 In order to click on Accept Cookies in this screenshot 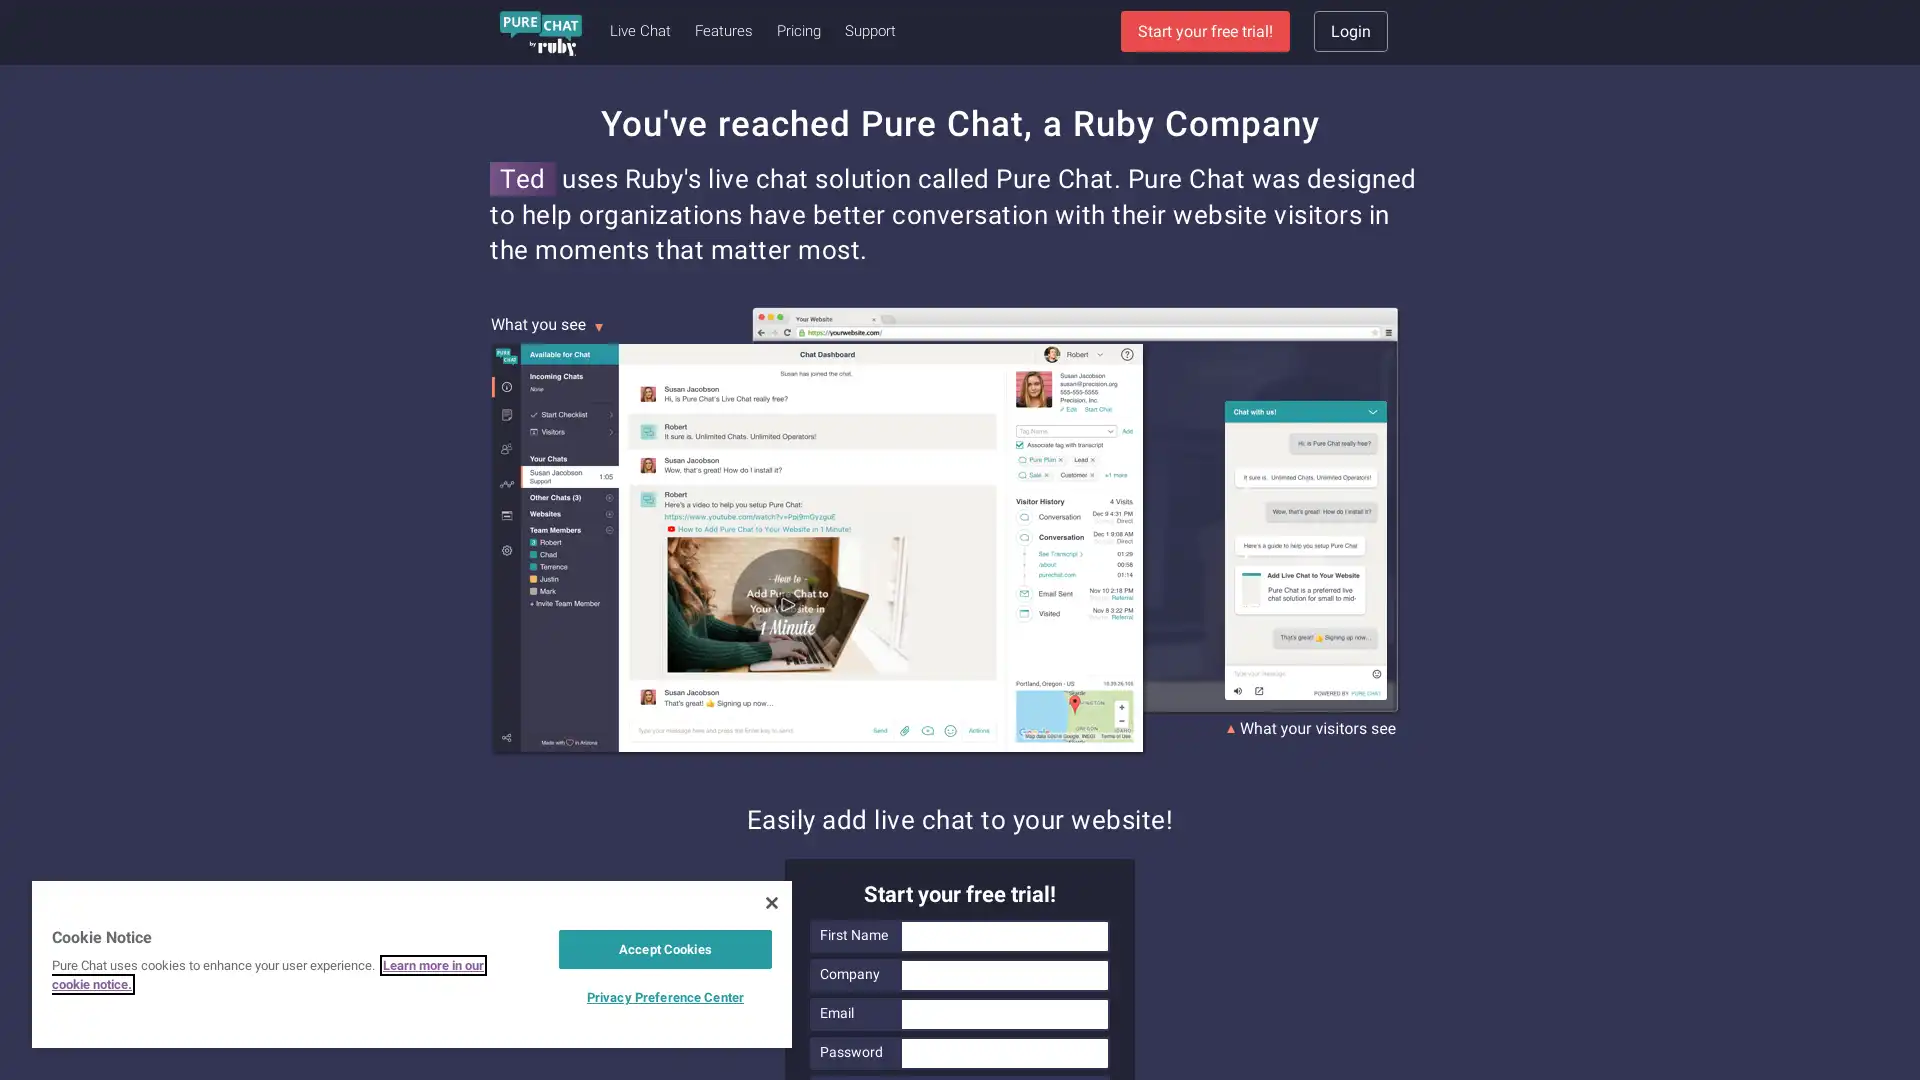, I will do `click(664, 947)`.